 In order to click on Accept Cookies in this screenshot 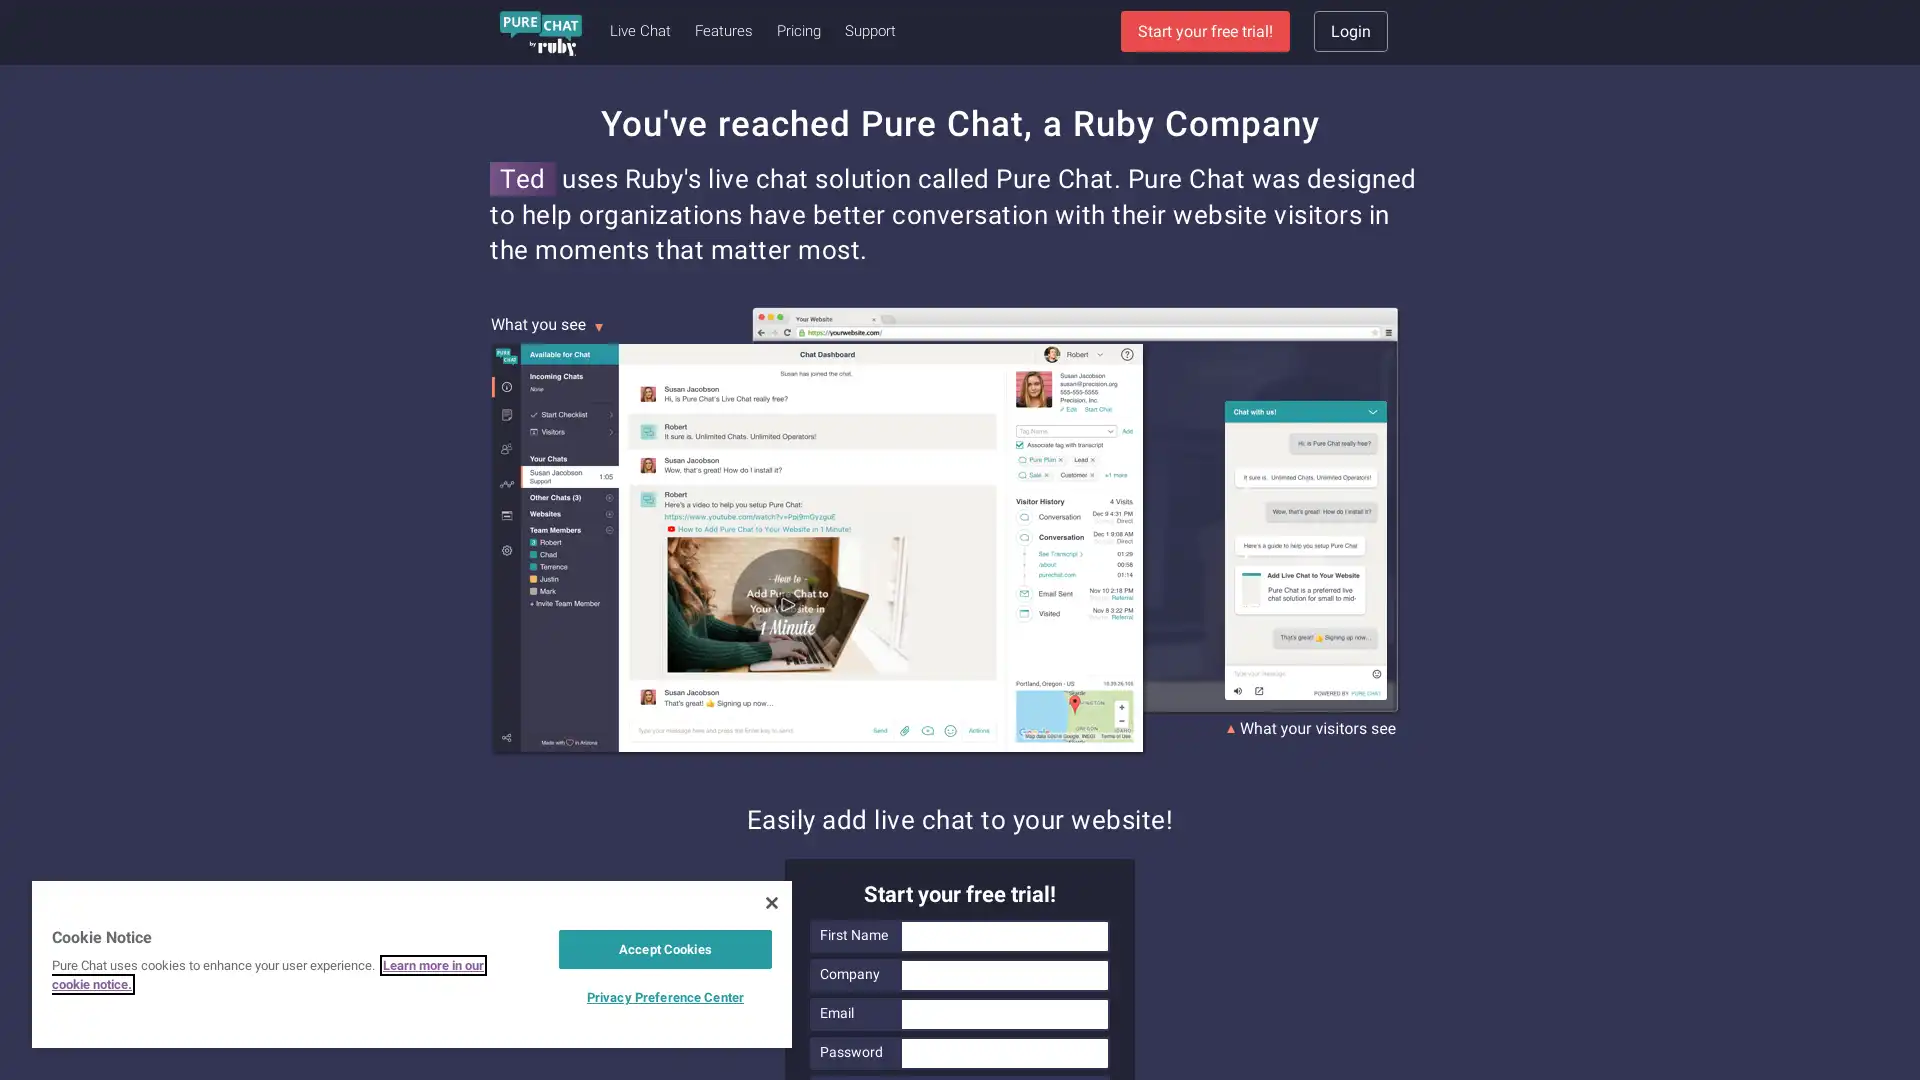, I will do `click(664, 947)`.